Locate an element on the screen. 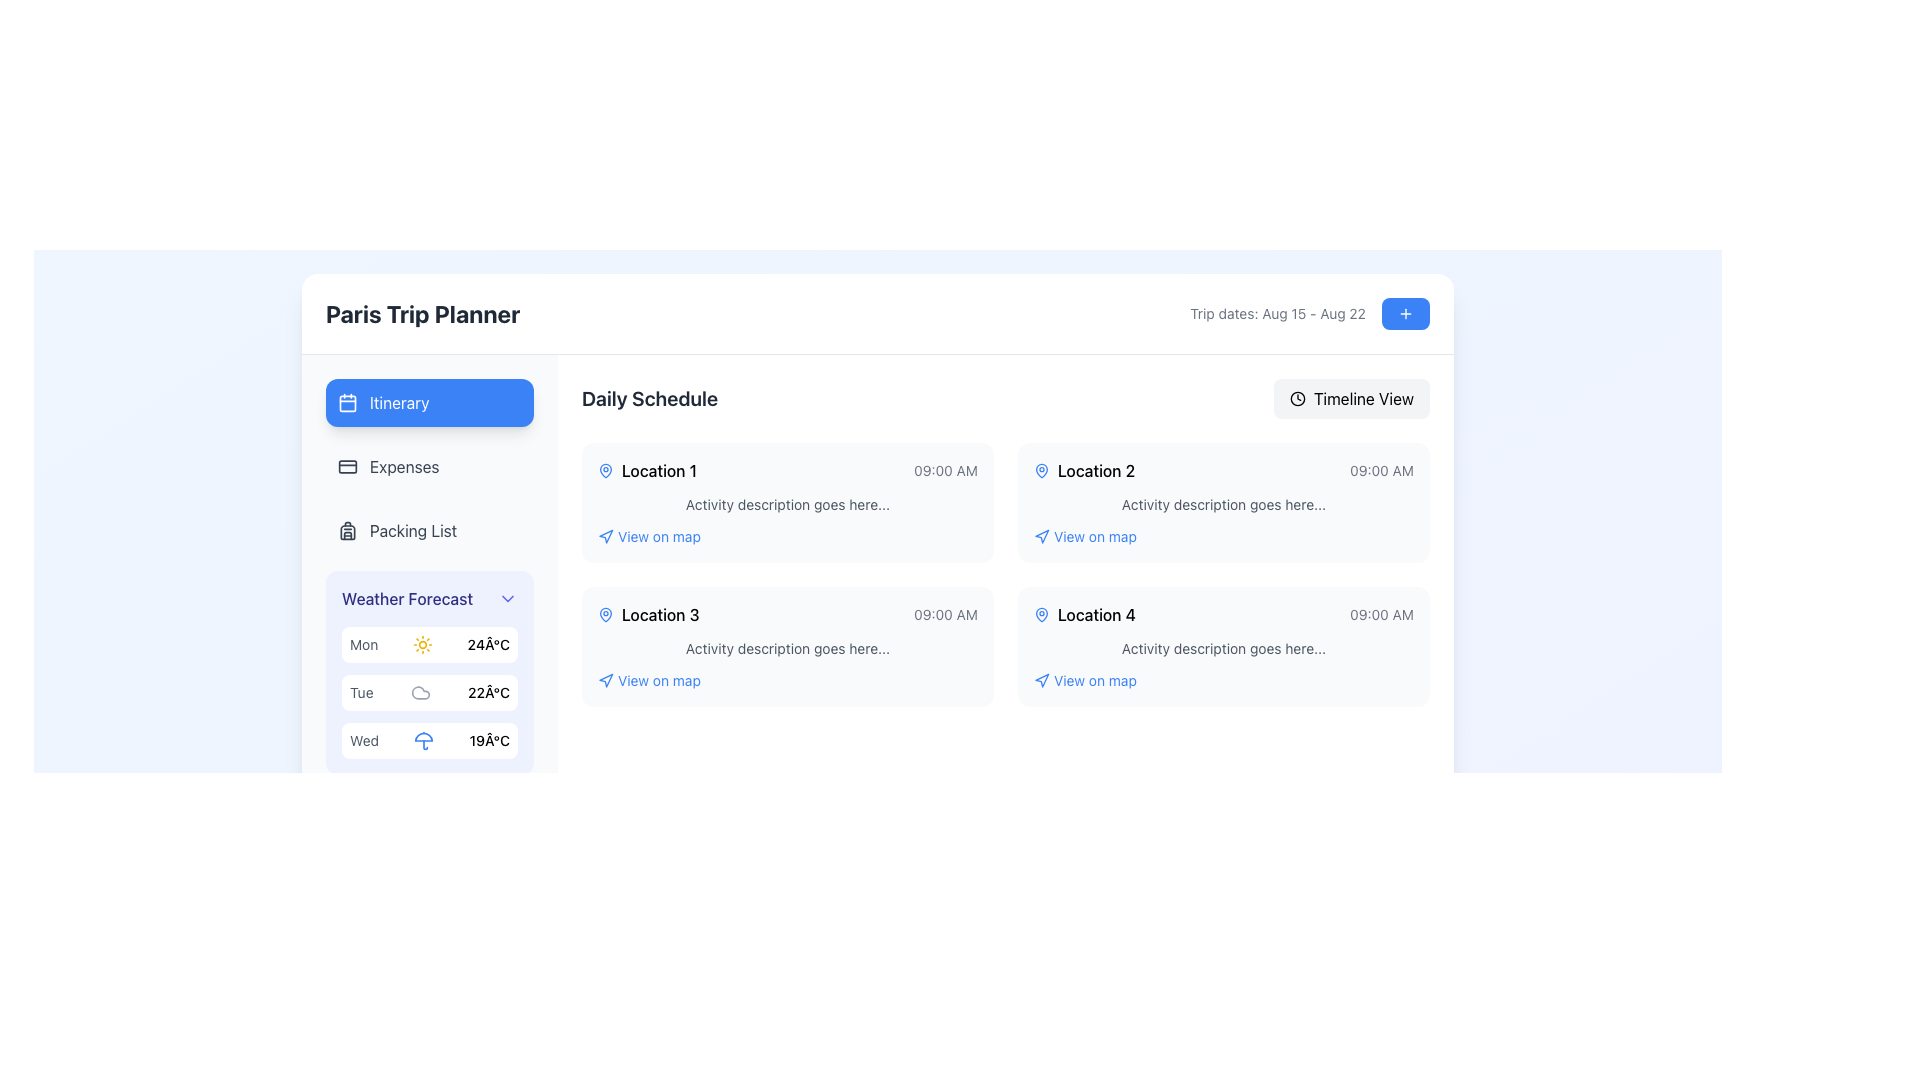 This screenshot has width=1920, height=1080. the button that toggles or activates the 'Timeline View' of the schedule, located on the right side of the header row labeled 'Daily Schedule' is located at coordinates (1351, 398).